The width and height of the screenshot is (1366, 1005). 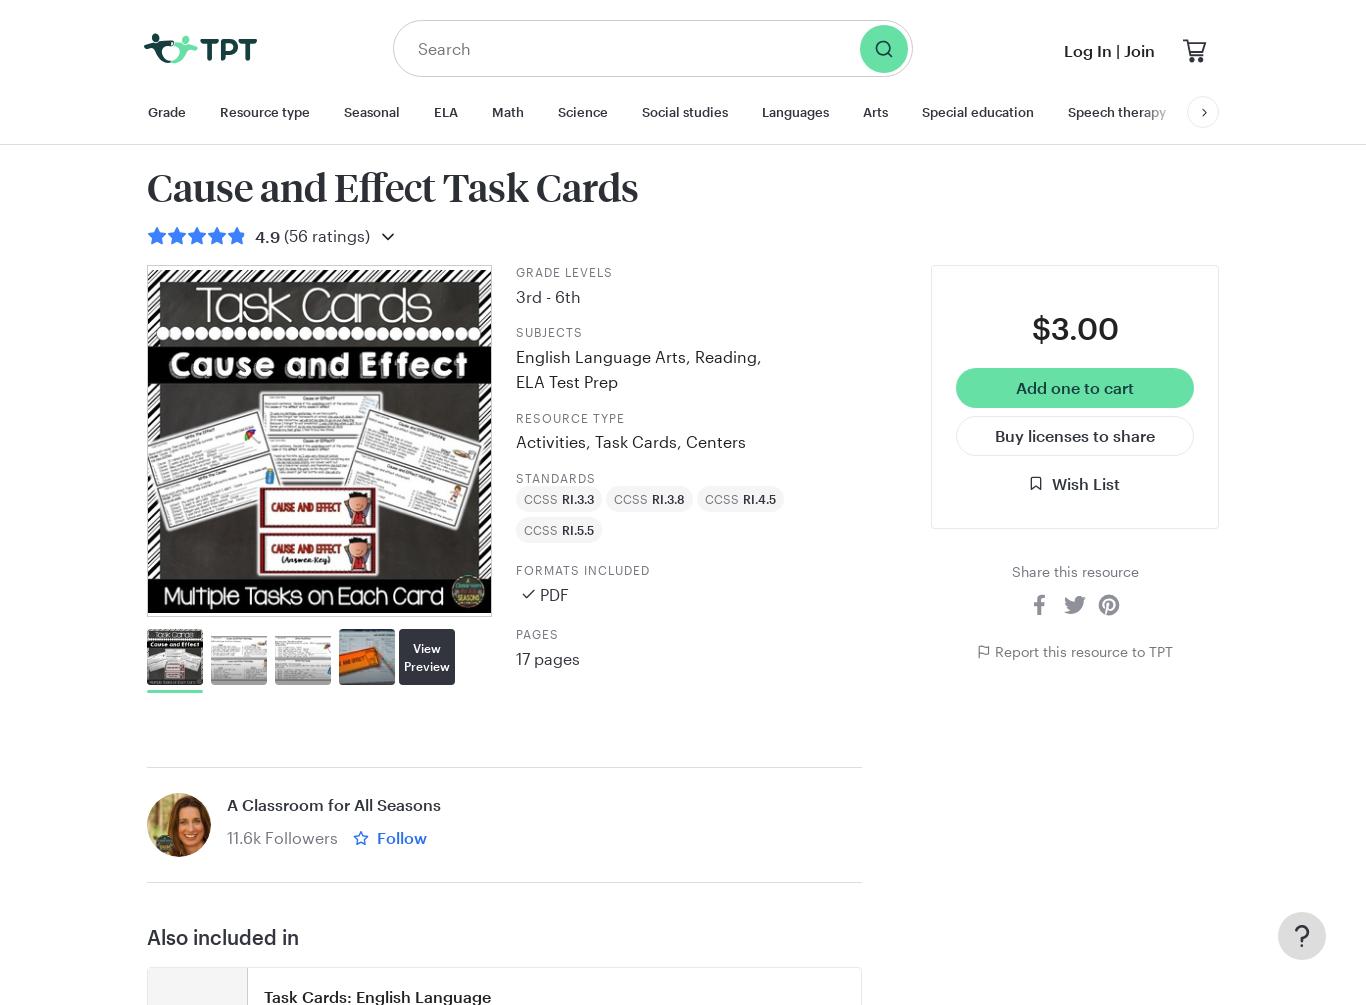 What do you see at coordinates (978, 111) in the screenshot?
I see `'Special education'` at bounding box center [978, 111].